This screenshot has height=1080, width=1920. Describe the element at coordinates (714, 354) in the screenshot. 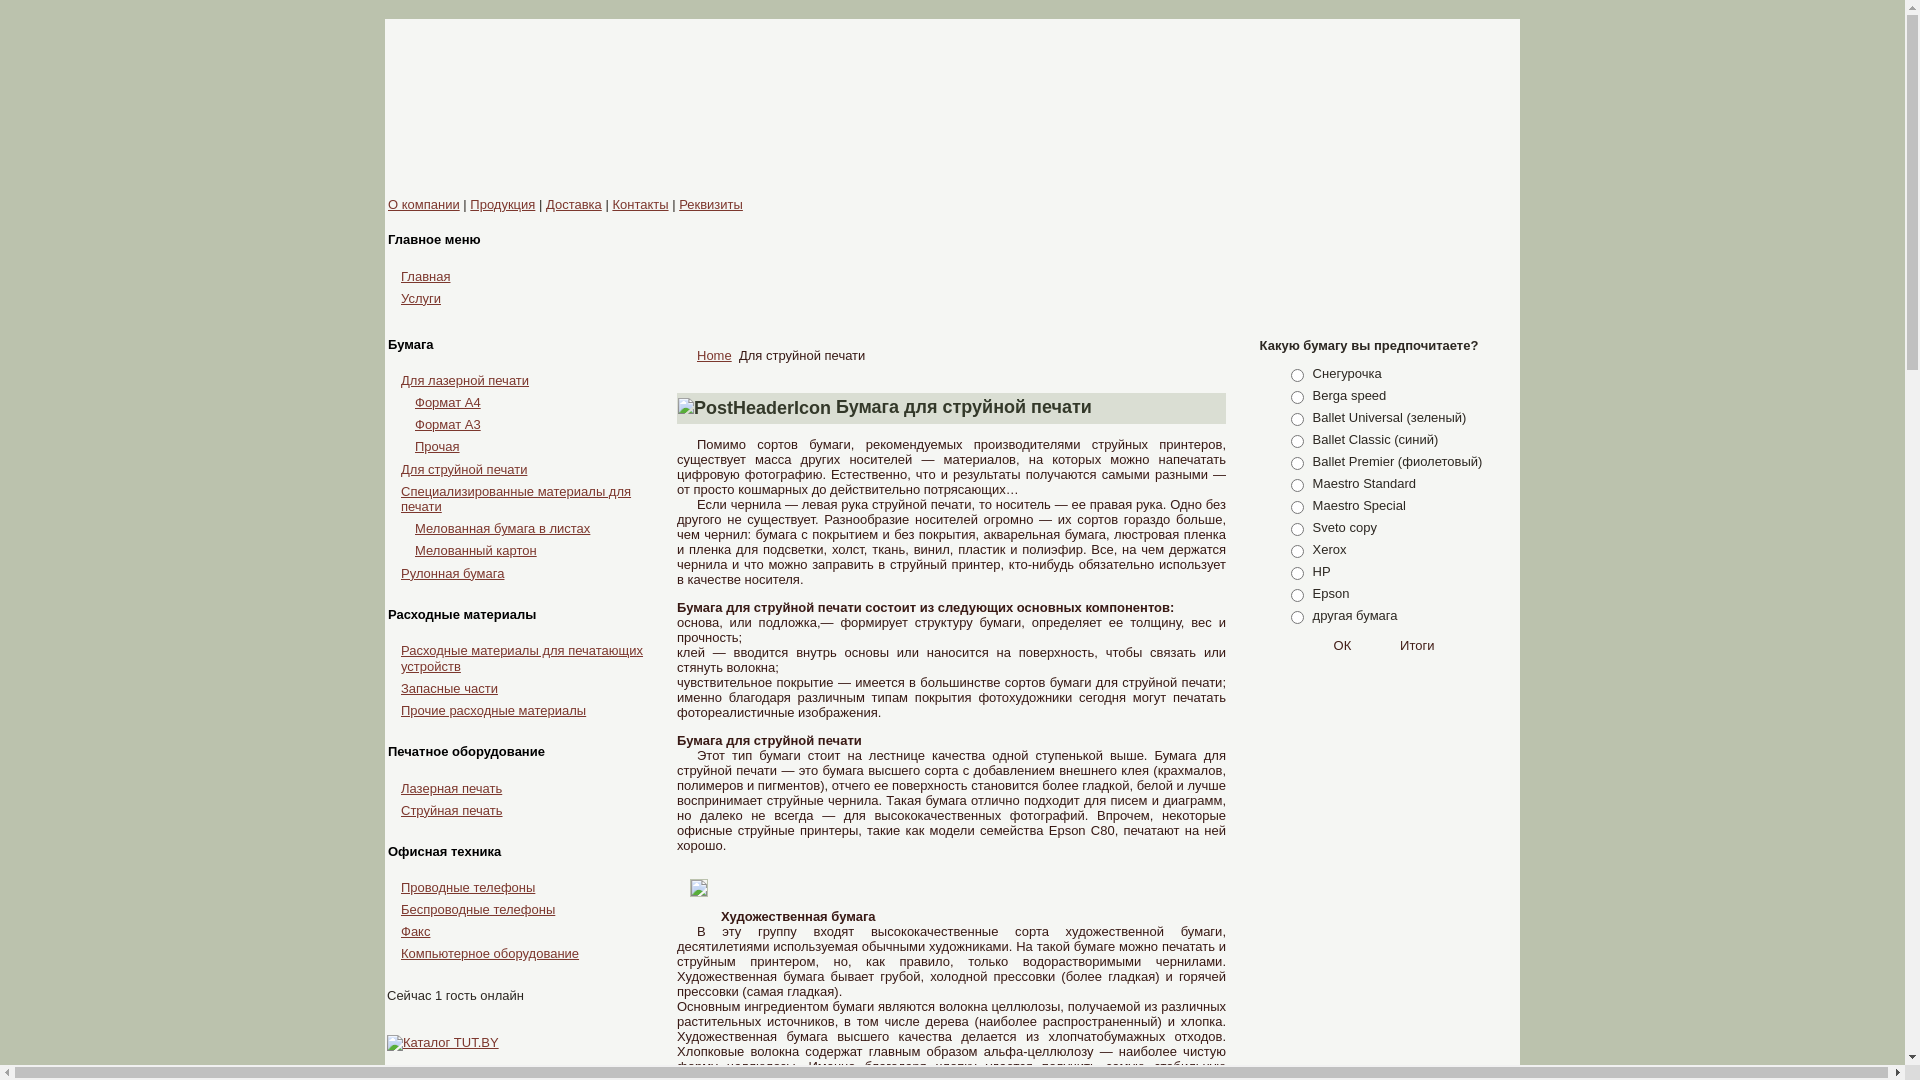

I see `'Home'` at that location.